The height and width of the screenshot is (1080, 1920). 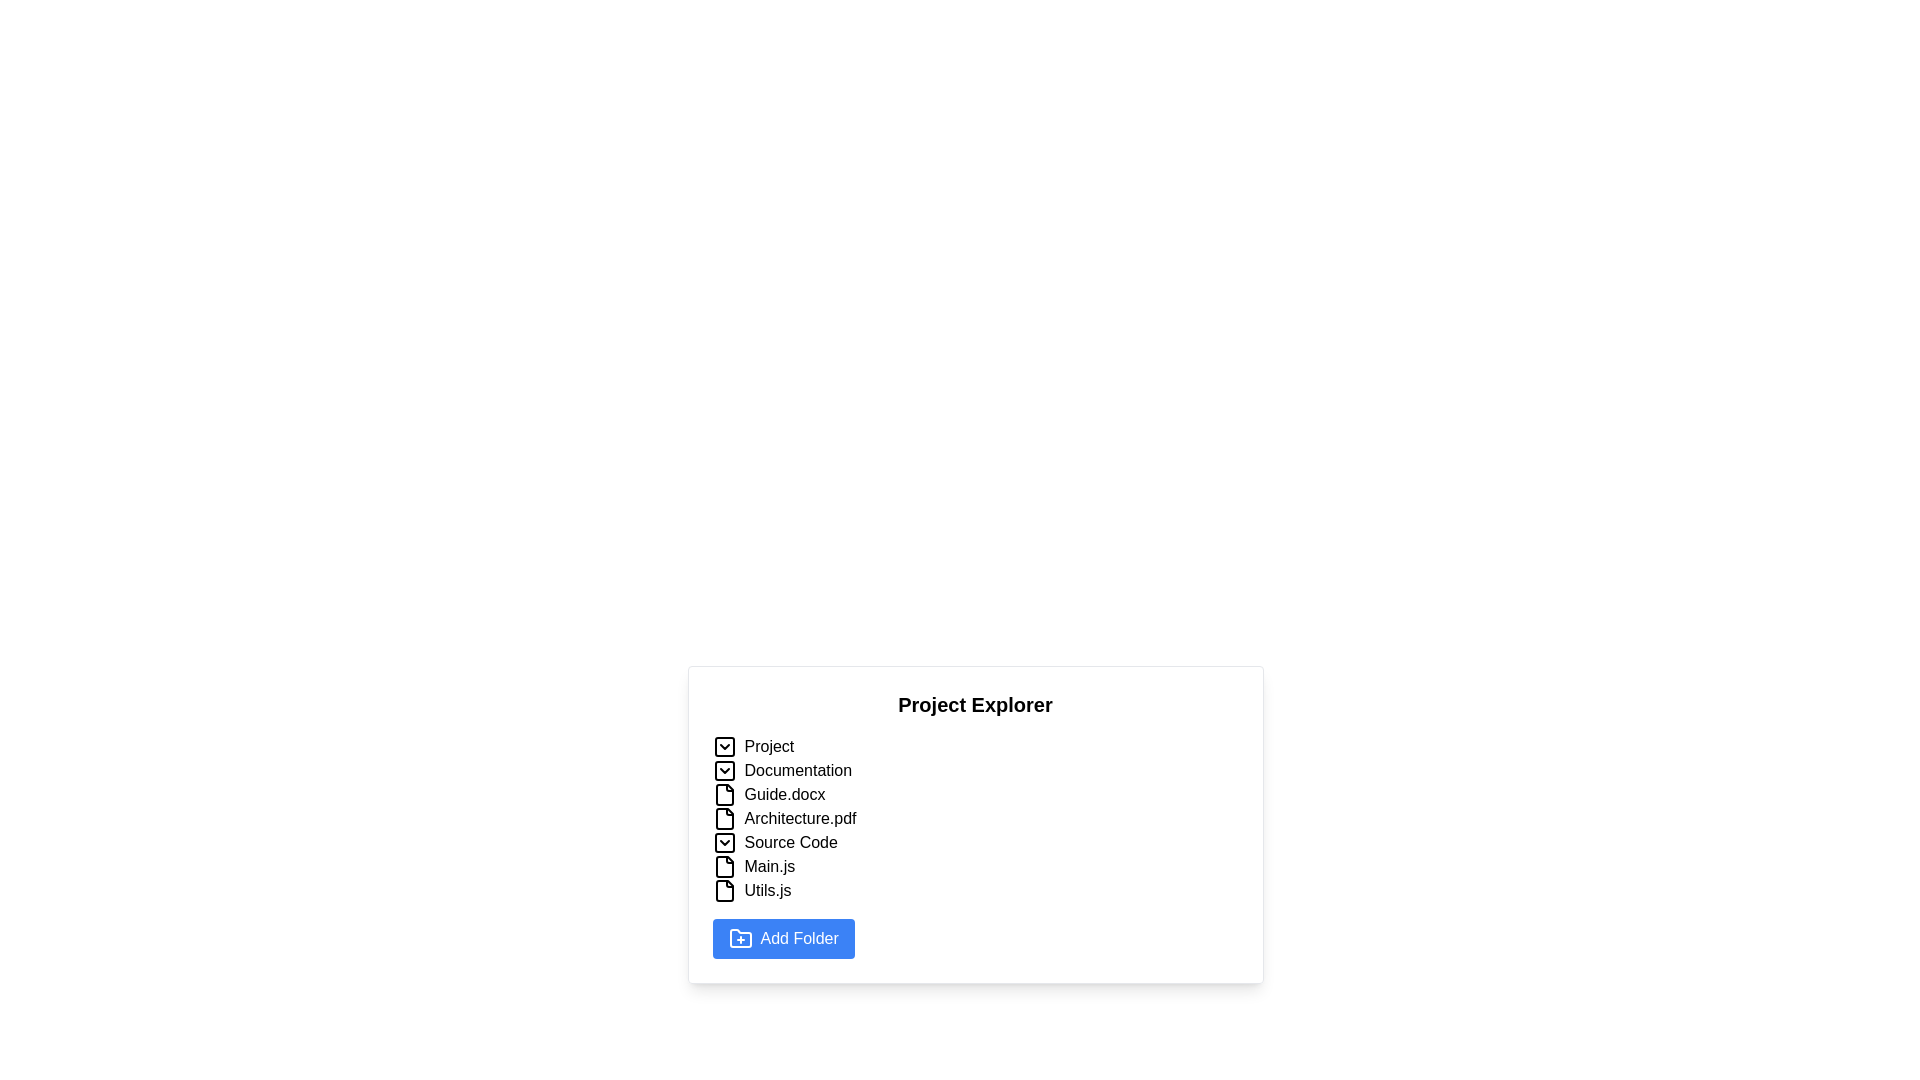 What do you see at coordinates (800, 818) in the screenshot?
I see `on the text label representing the file named 'Architecture.pdf'` at bounding box center [800, 818].